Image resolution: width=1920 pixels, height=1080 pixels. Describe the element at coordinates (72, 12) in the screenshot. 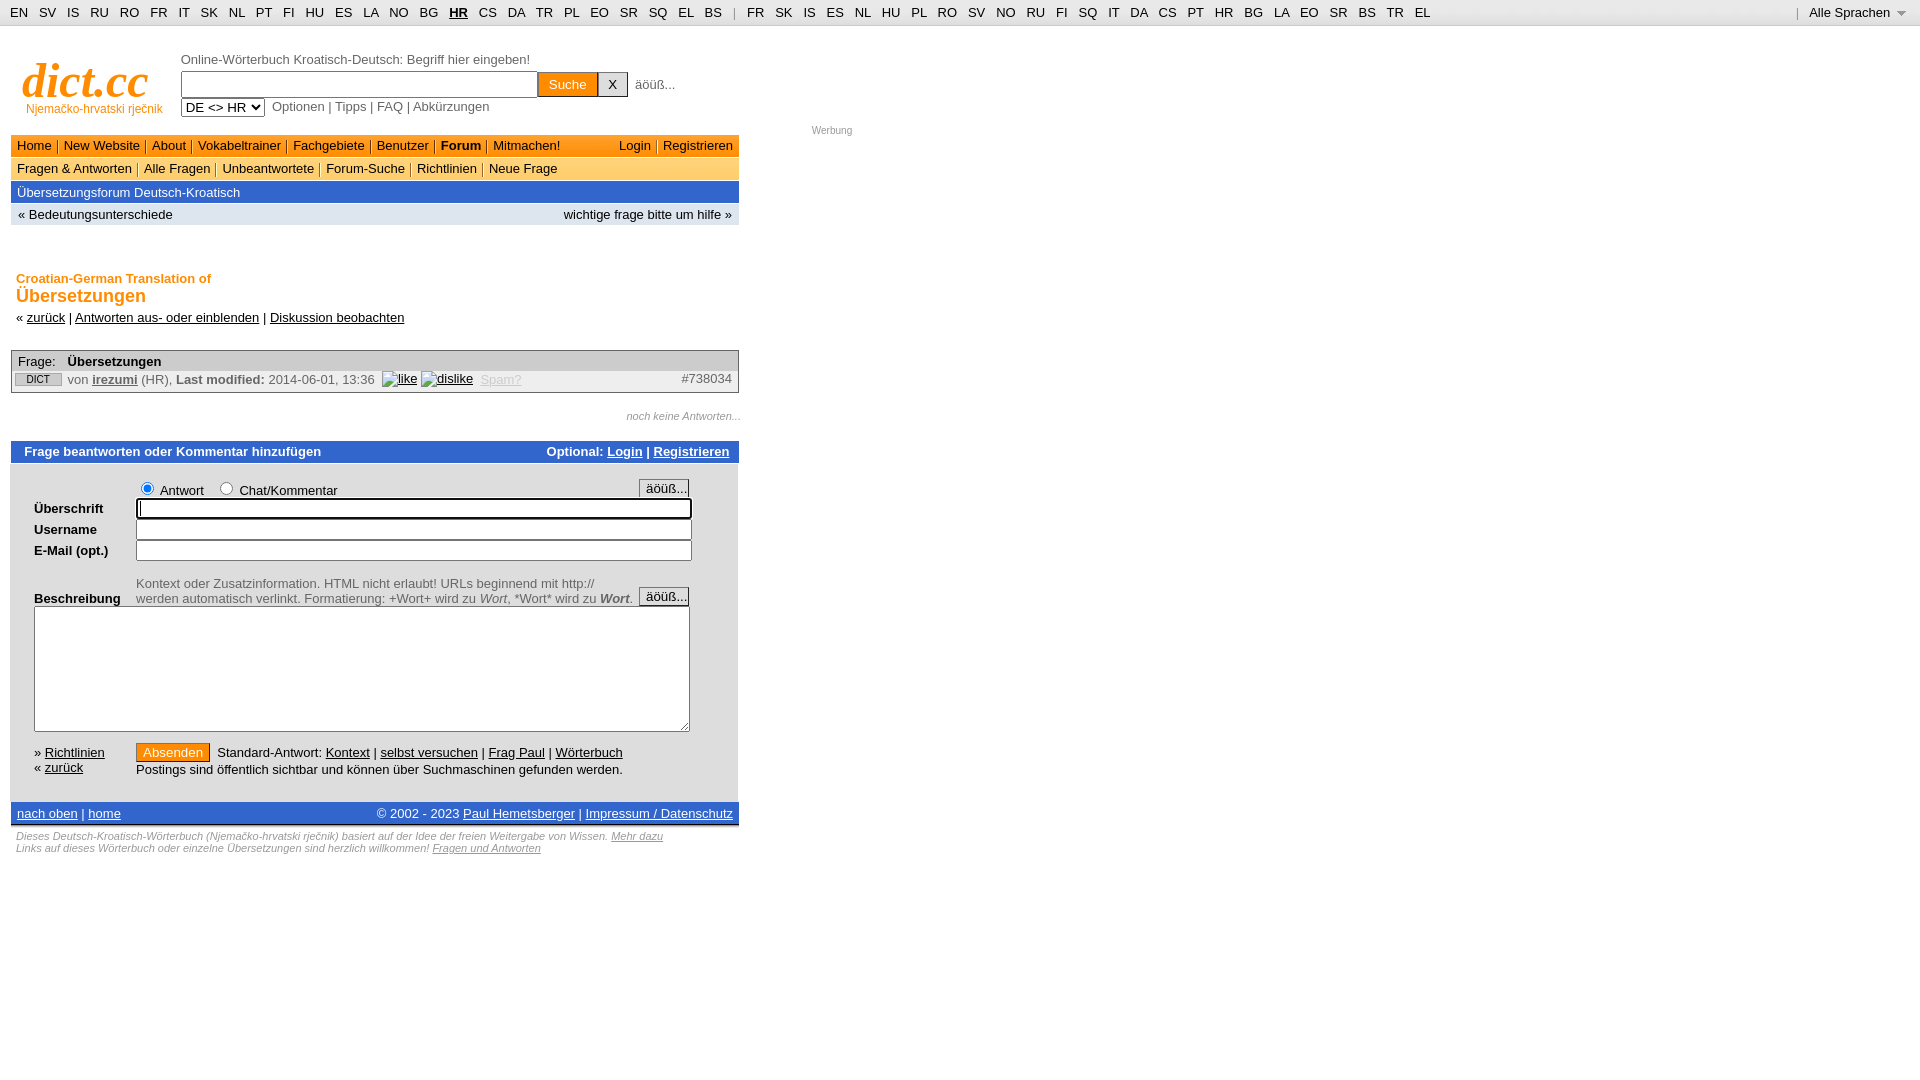

I see `'IS'` at that location.